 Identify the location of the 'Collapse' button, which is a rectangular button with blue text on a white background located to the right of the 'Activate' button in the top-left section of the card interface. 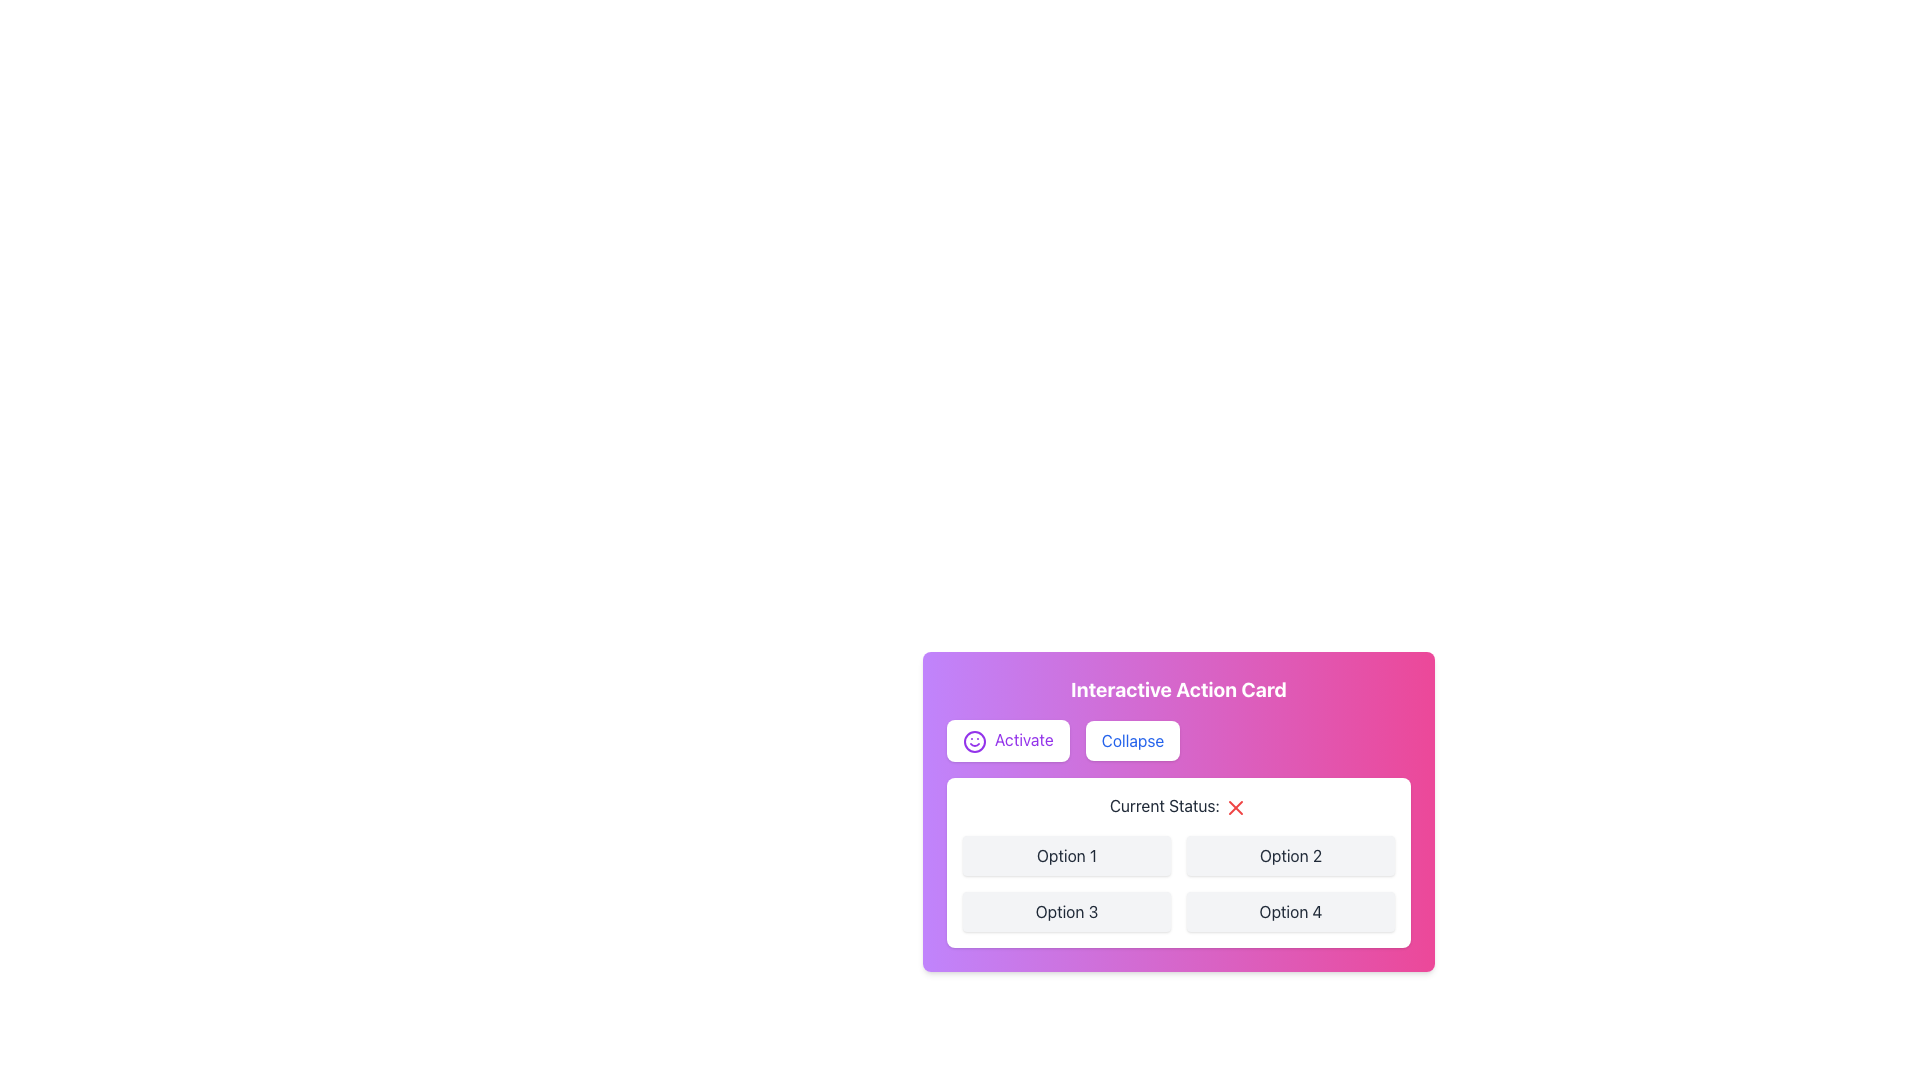
(1132, 740).